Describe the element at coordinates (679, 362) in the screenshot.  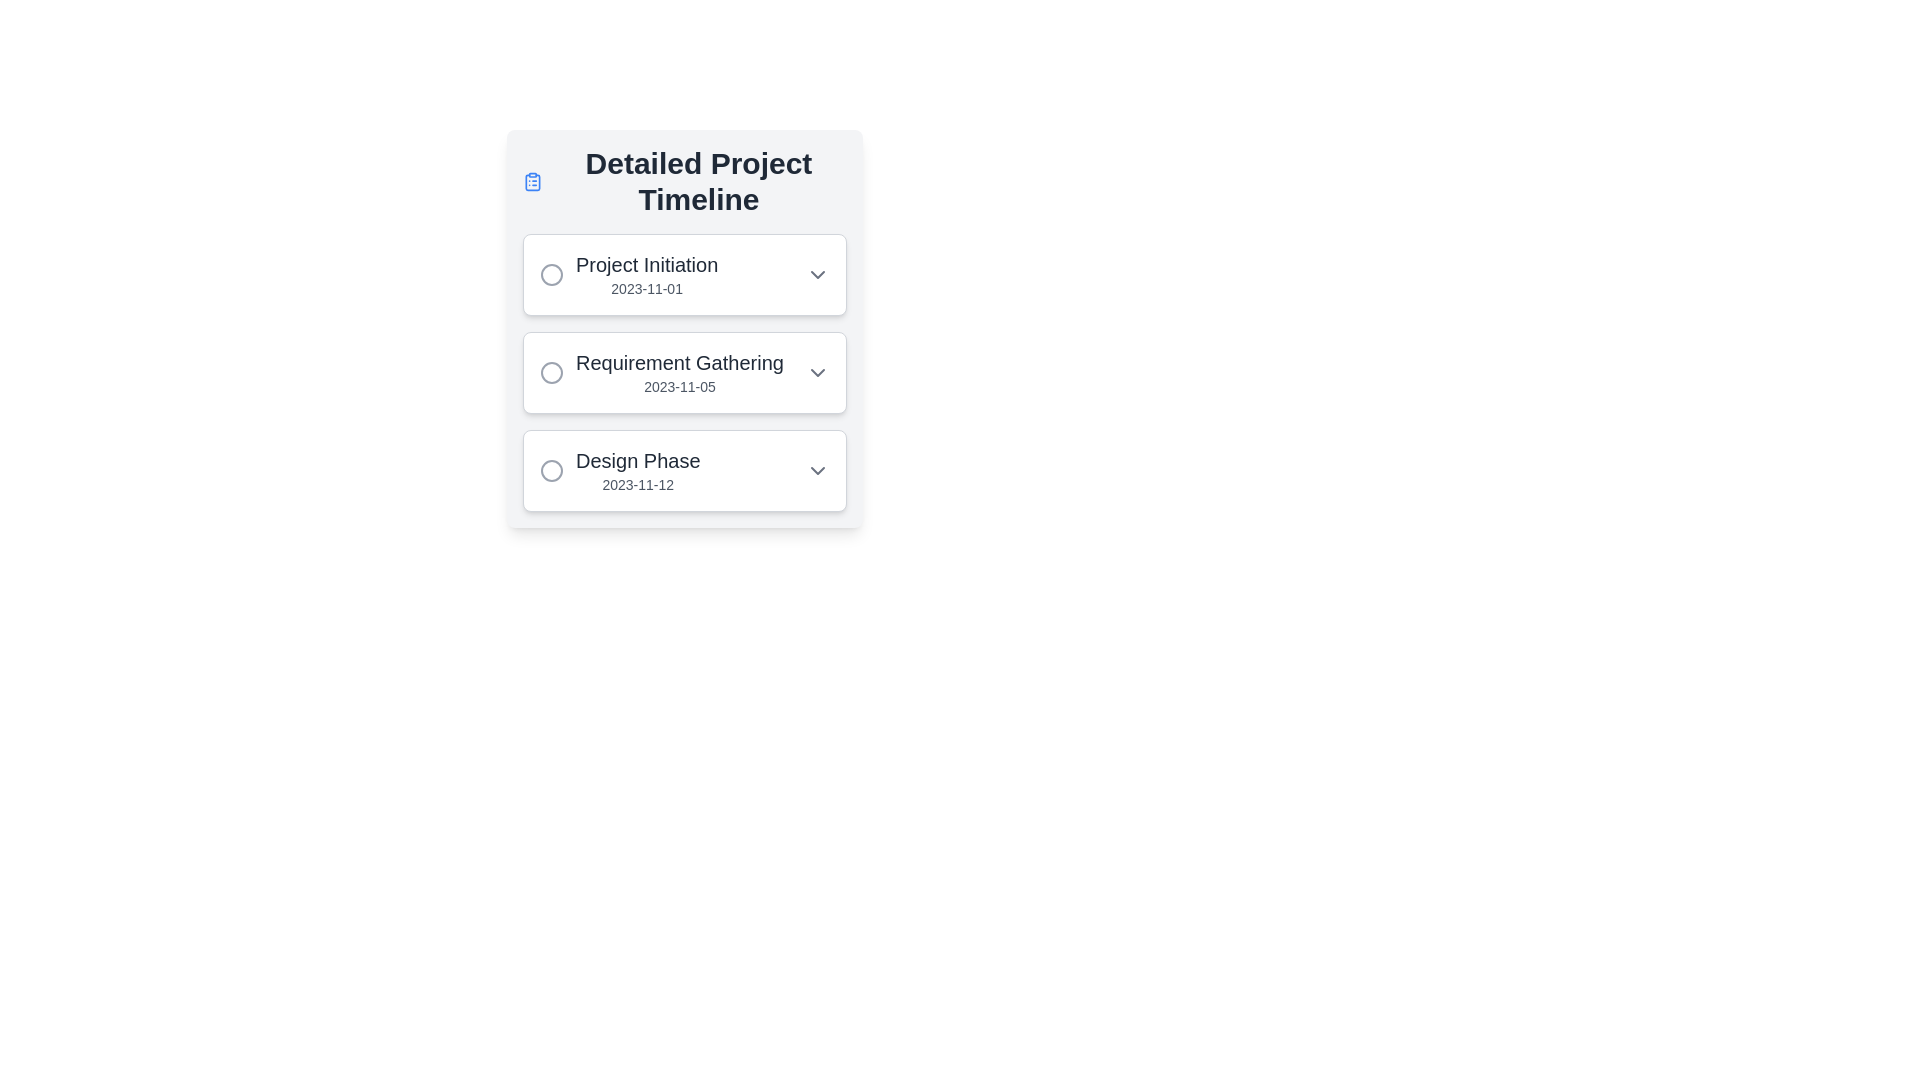
I see `text of the prominently styled text label displaying 'Requirement Gathering', which is located in the second list item under the 'Detailed Project Timeline' section, above the date '2023-11-05'` at that location.